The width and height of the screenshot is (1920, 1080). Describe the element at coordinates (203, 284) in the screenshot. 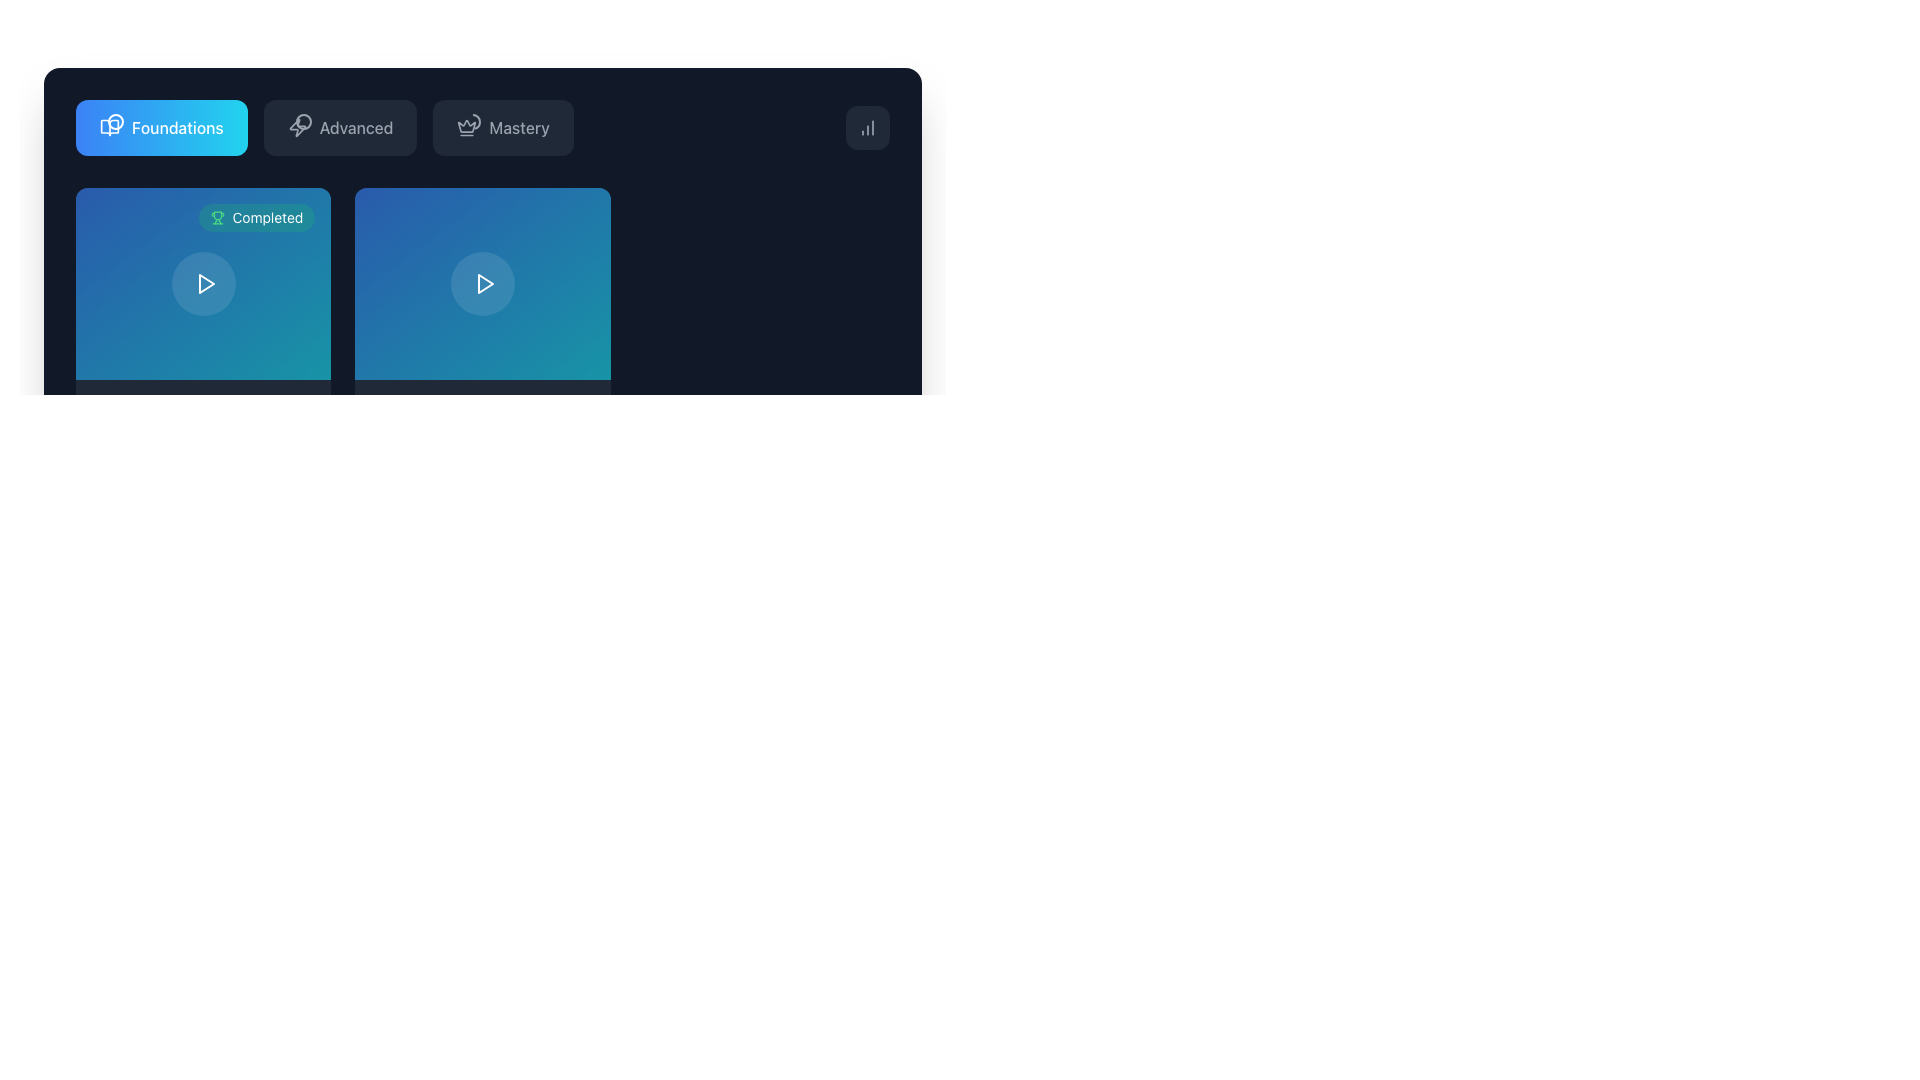

I see `the round interactive play button located below the center of the blue-to-cyan gradient background to initiate the play function` at that location.